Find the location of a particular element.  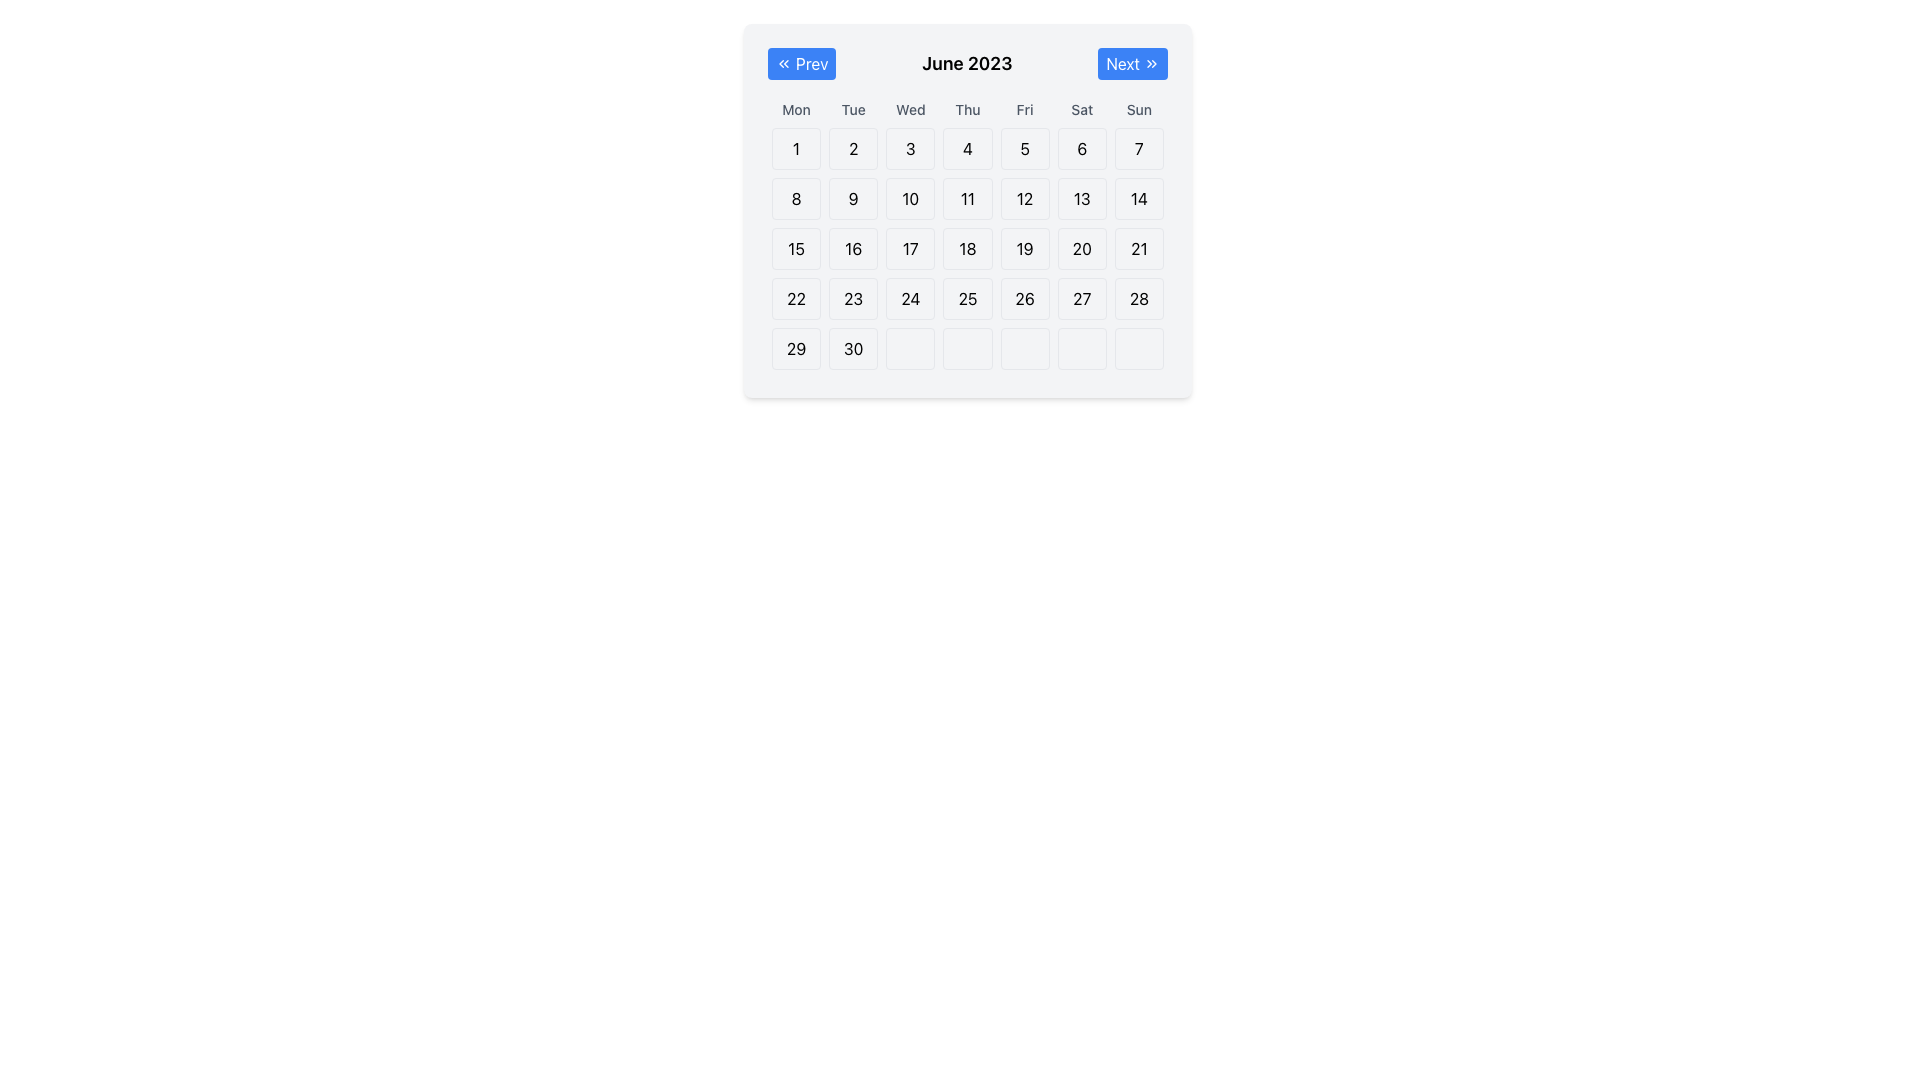

the button representing the 20th day of the month is located at coordinates (1081, 248).